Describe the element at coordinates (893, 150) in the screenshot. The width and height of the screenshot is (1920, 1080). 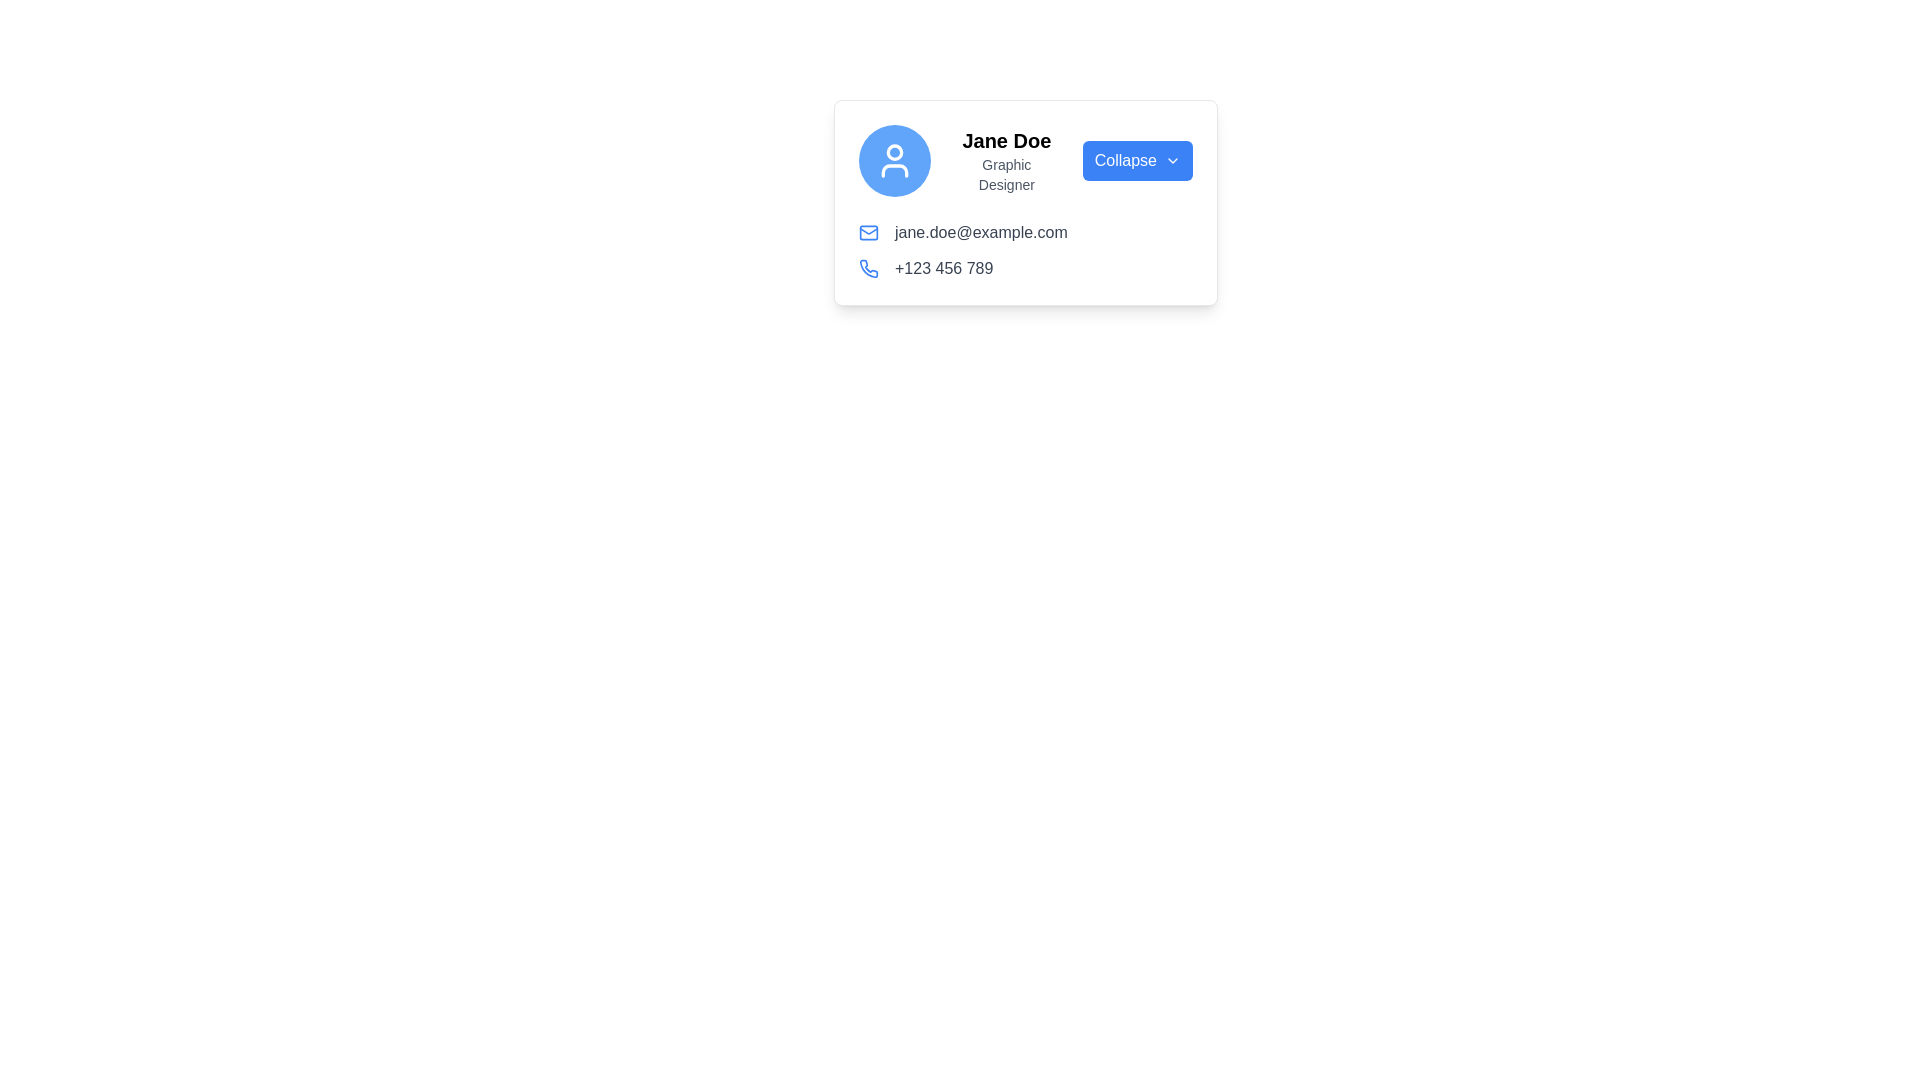
I see `the small white circular SVG element at the top of the user avatar icon` at that location.